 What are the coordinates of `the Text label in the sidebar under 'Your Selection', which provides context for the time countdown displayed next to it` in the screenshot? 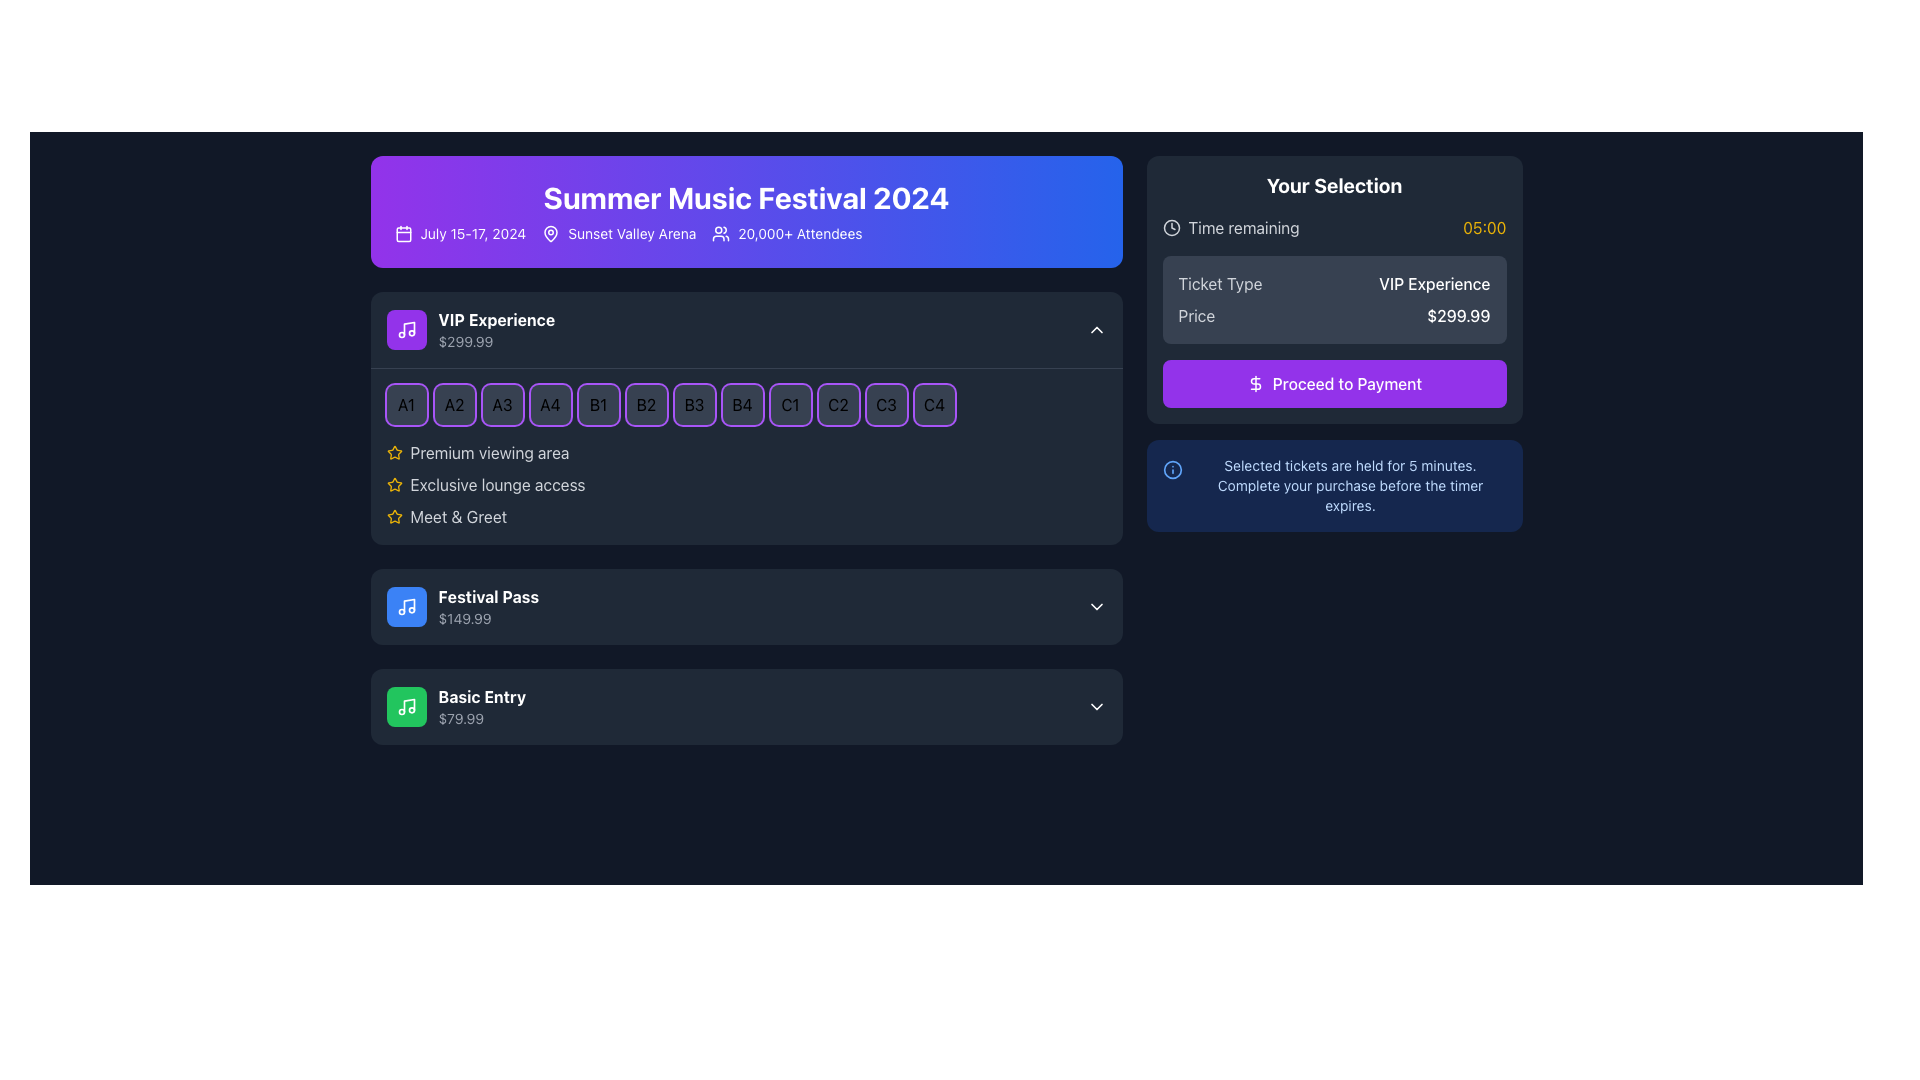 It's located at (1243, 226).